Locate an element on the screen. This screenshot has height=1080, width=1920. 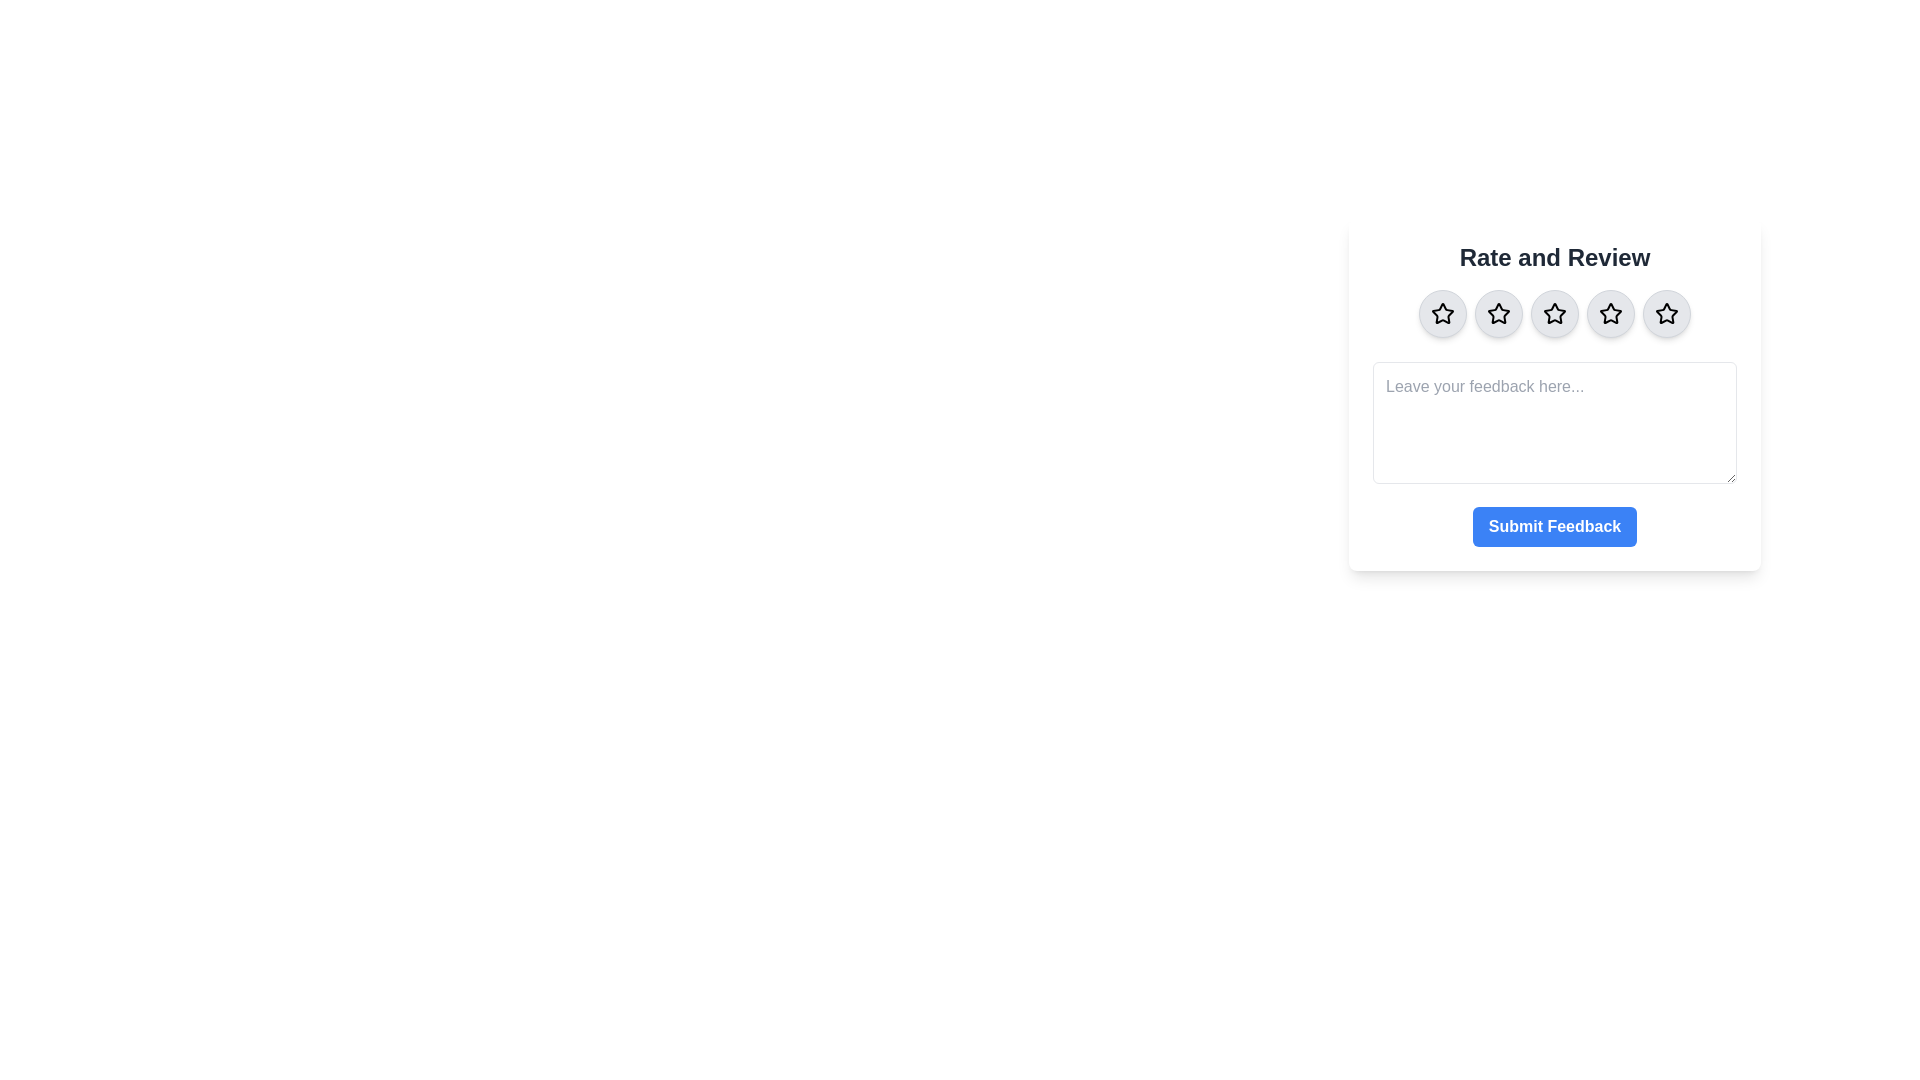
the visual state change of the selected star icon, which is the third star in a group of five, located at the top-center of the 'Rate and Review' card is located at coordinates (1554, 313).